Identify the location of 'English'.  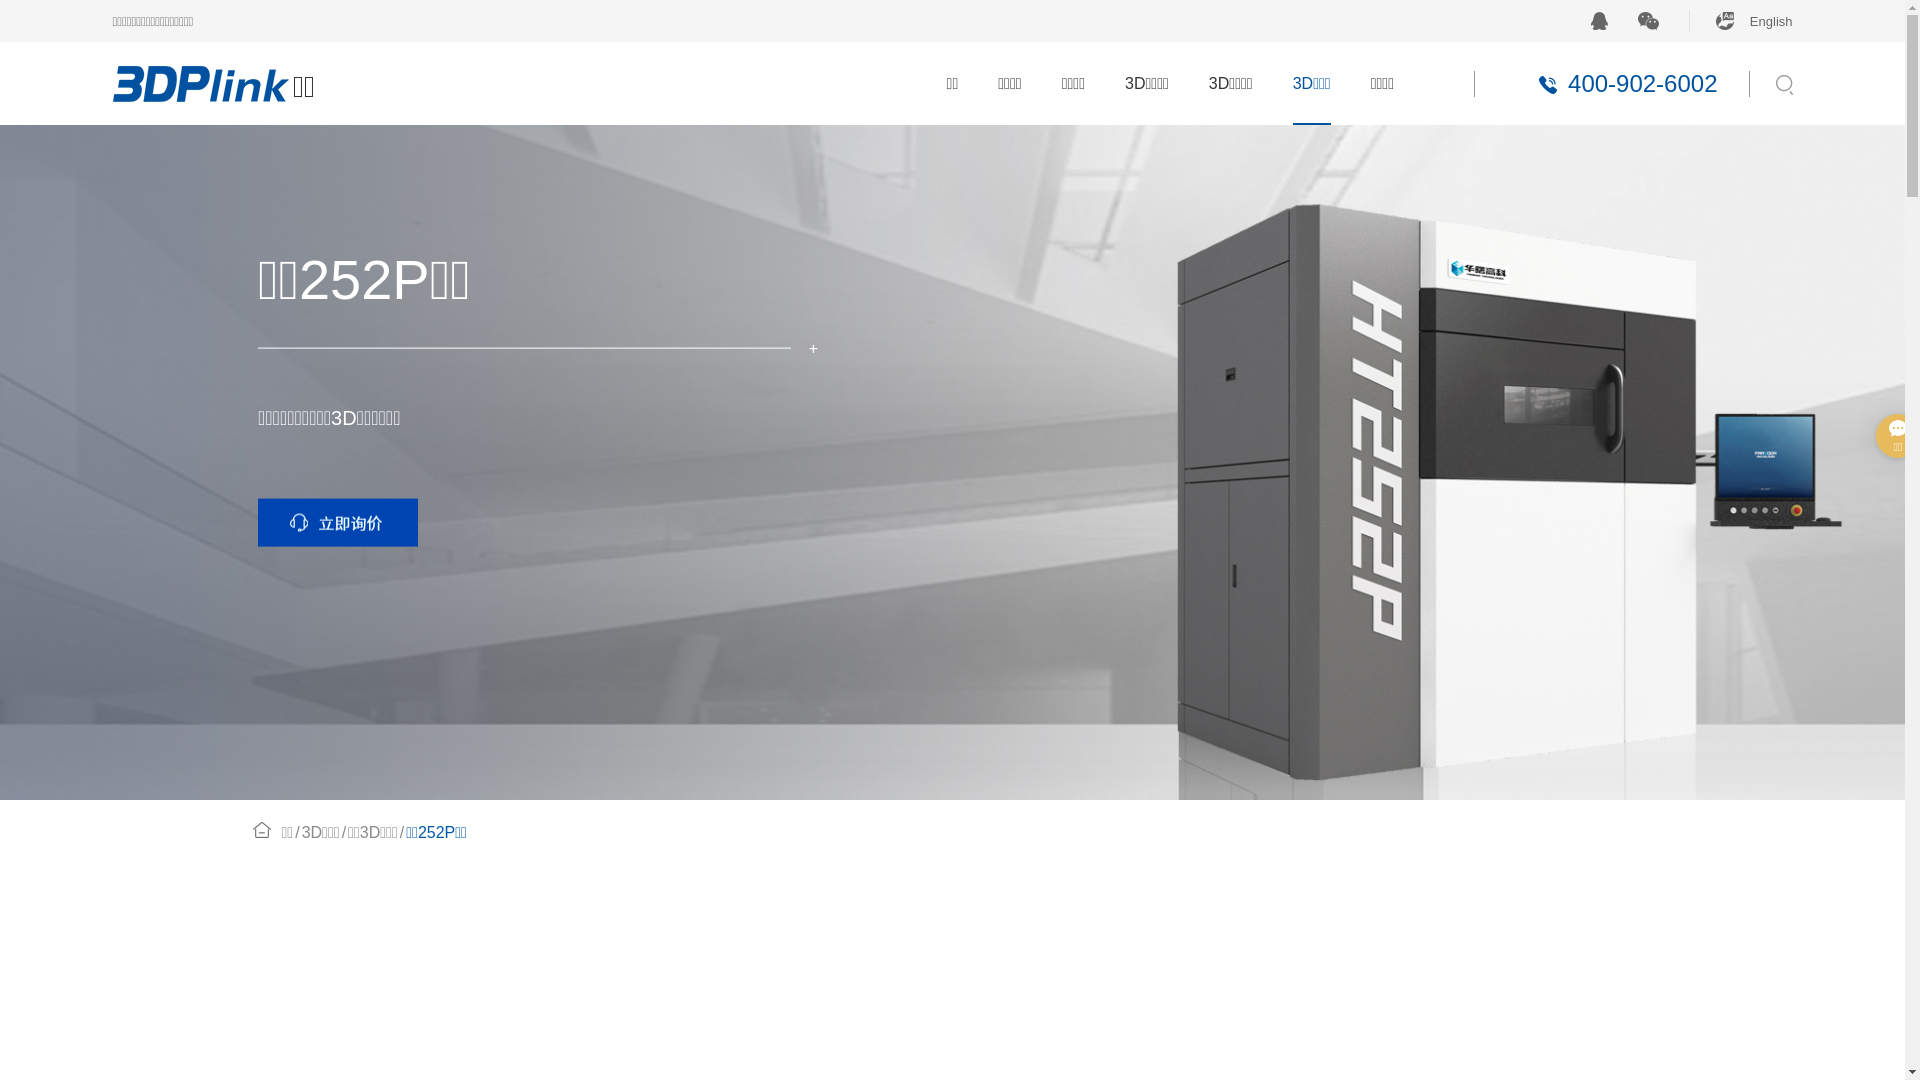
(1740, 20).